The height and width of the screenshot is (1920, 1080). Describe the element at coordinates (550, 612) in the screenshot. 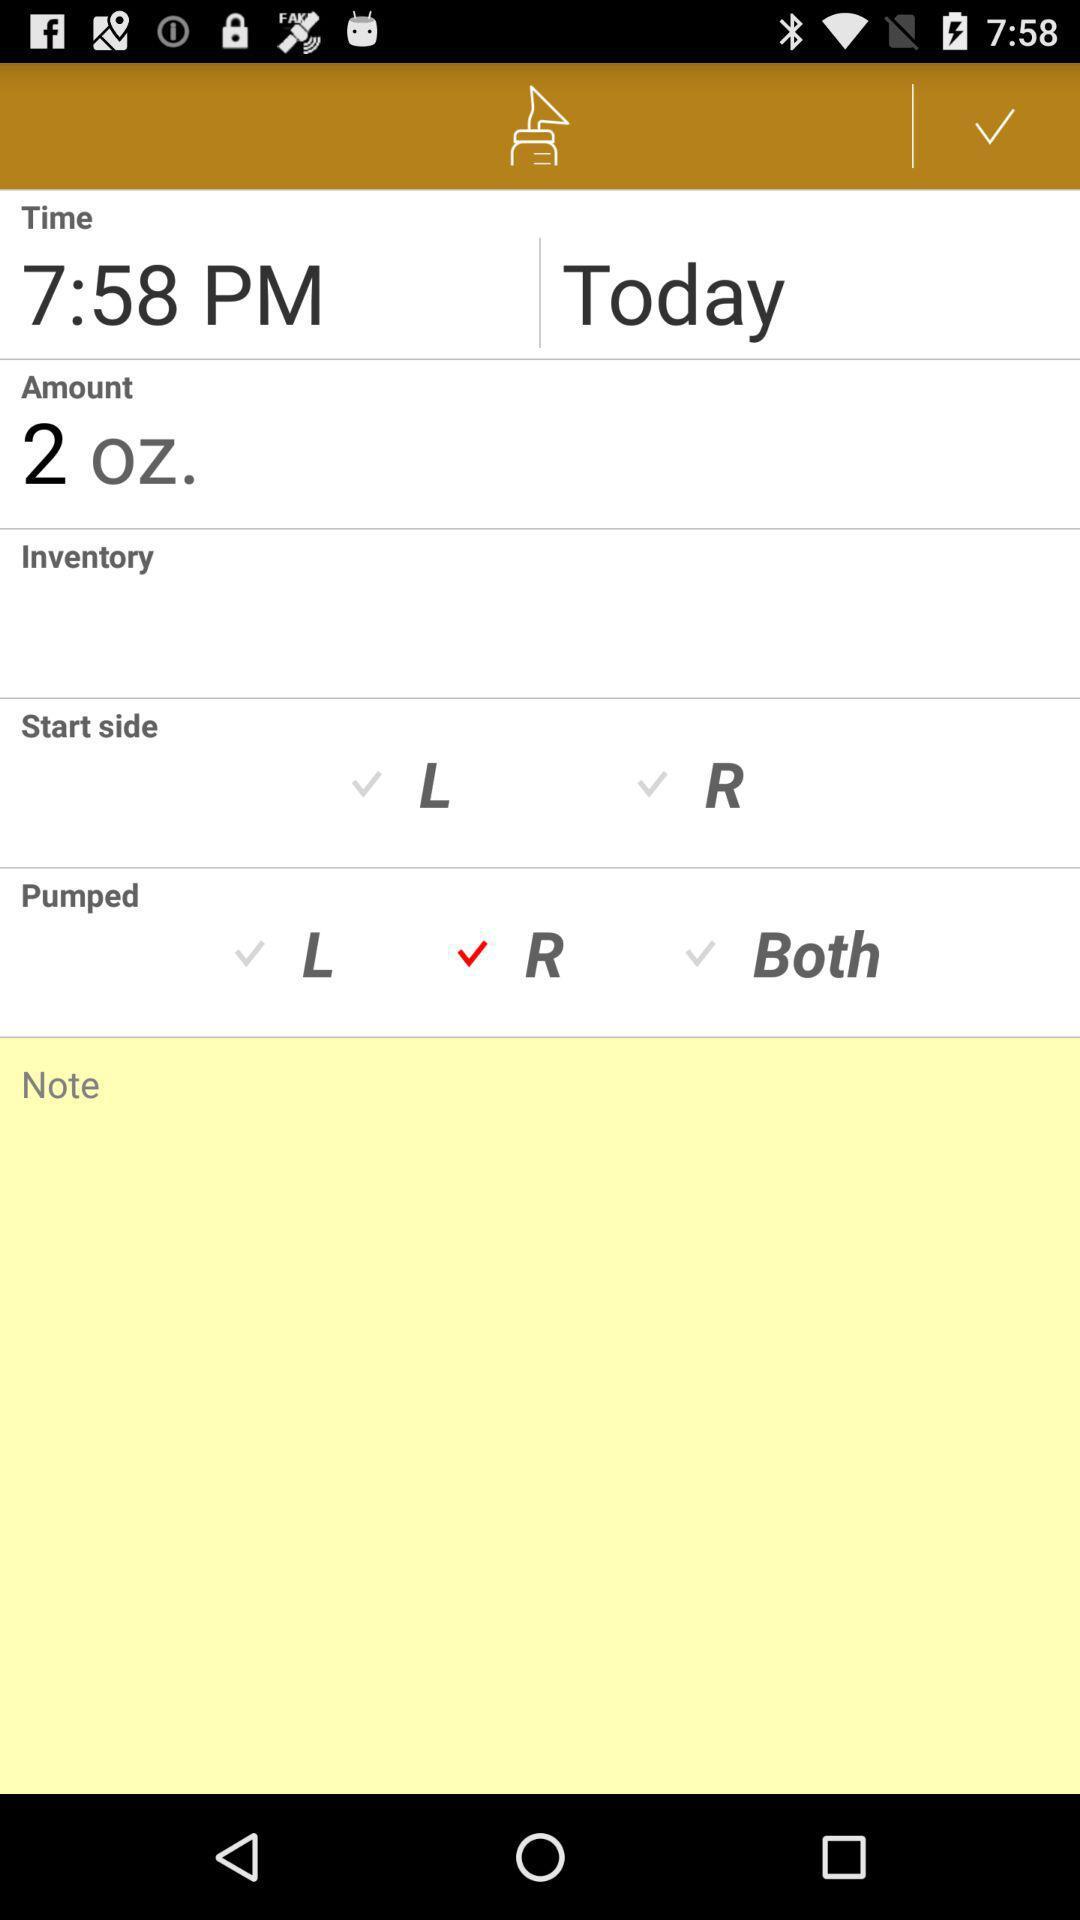

I see `inventory` at that location.